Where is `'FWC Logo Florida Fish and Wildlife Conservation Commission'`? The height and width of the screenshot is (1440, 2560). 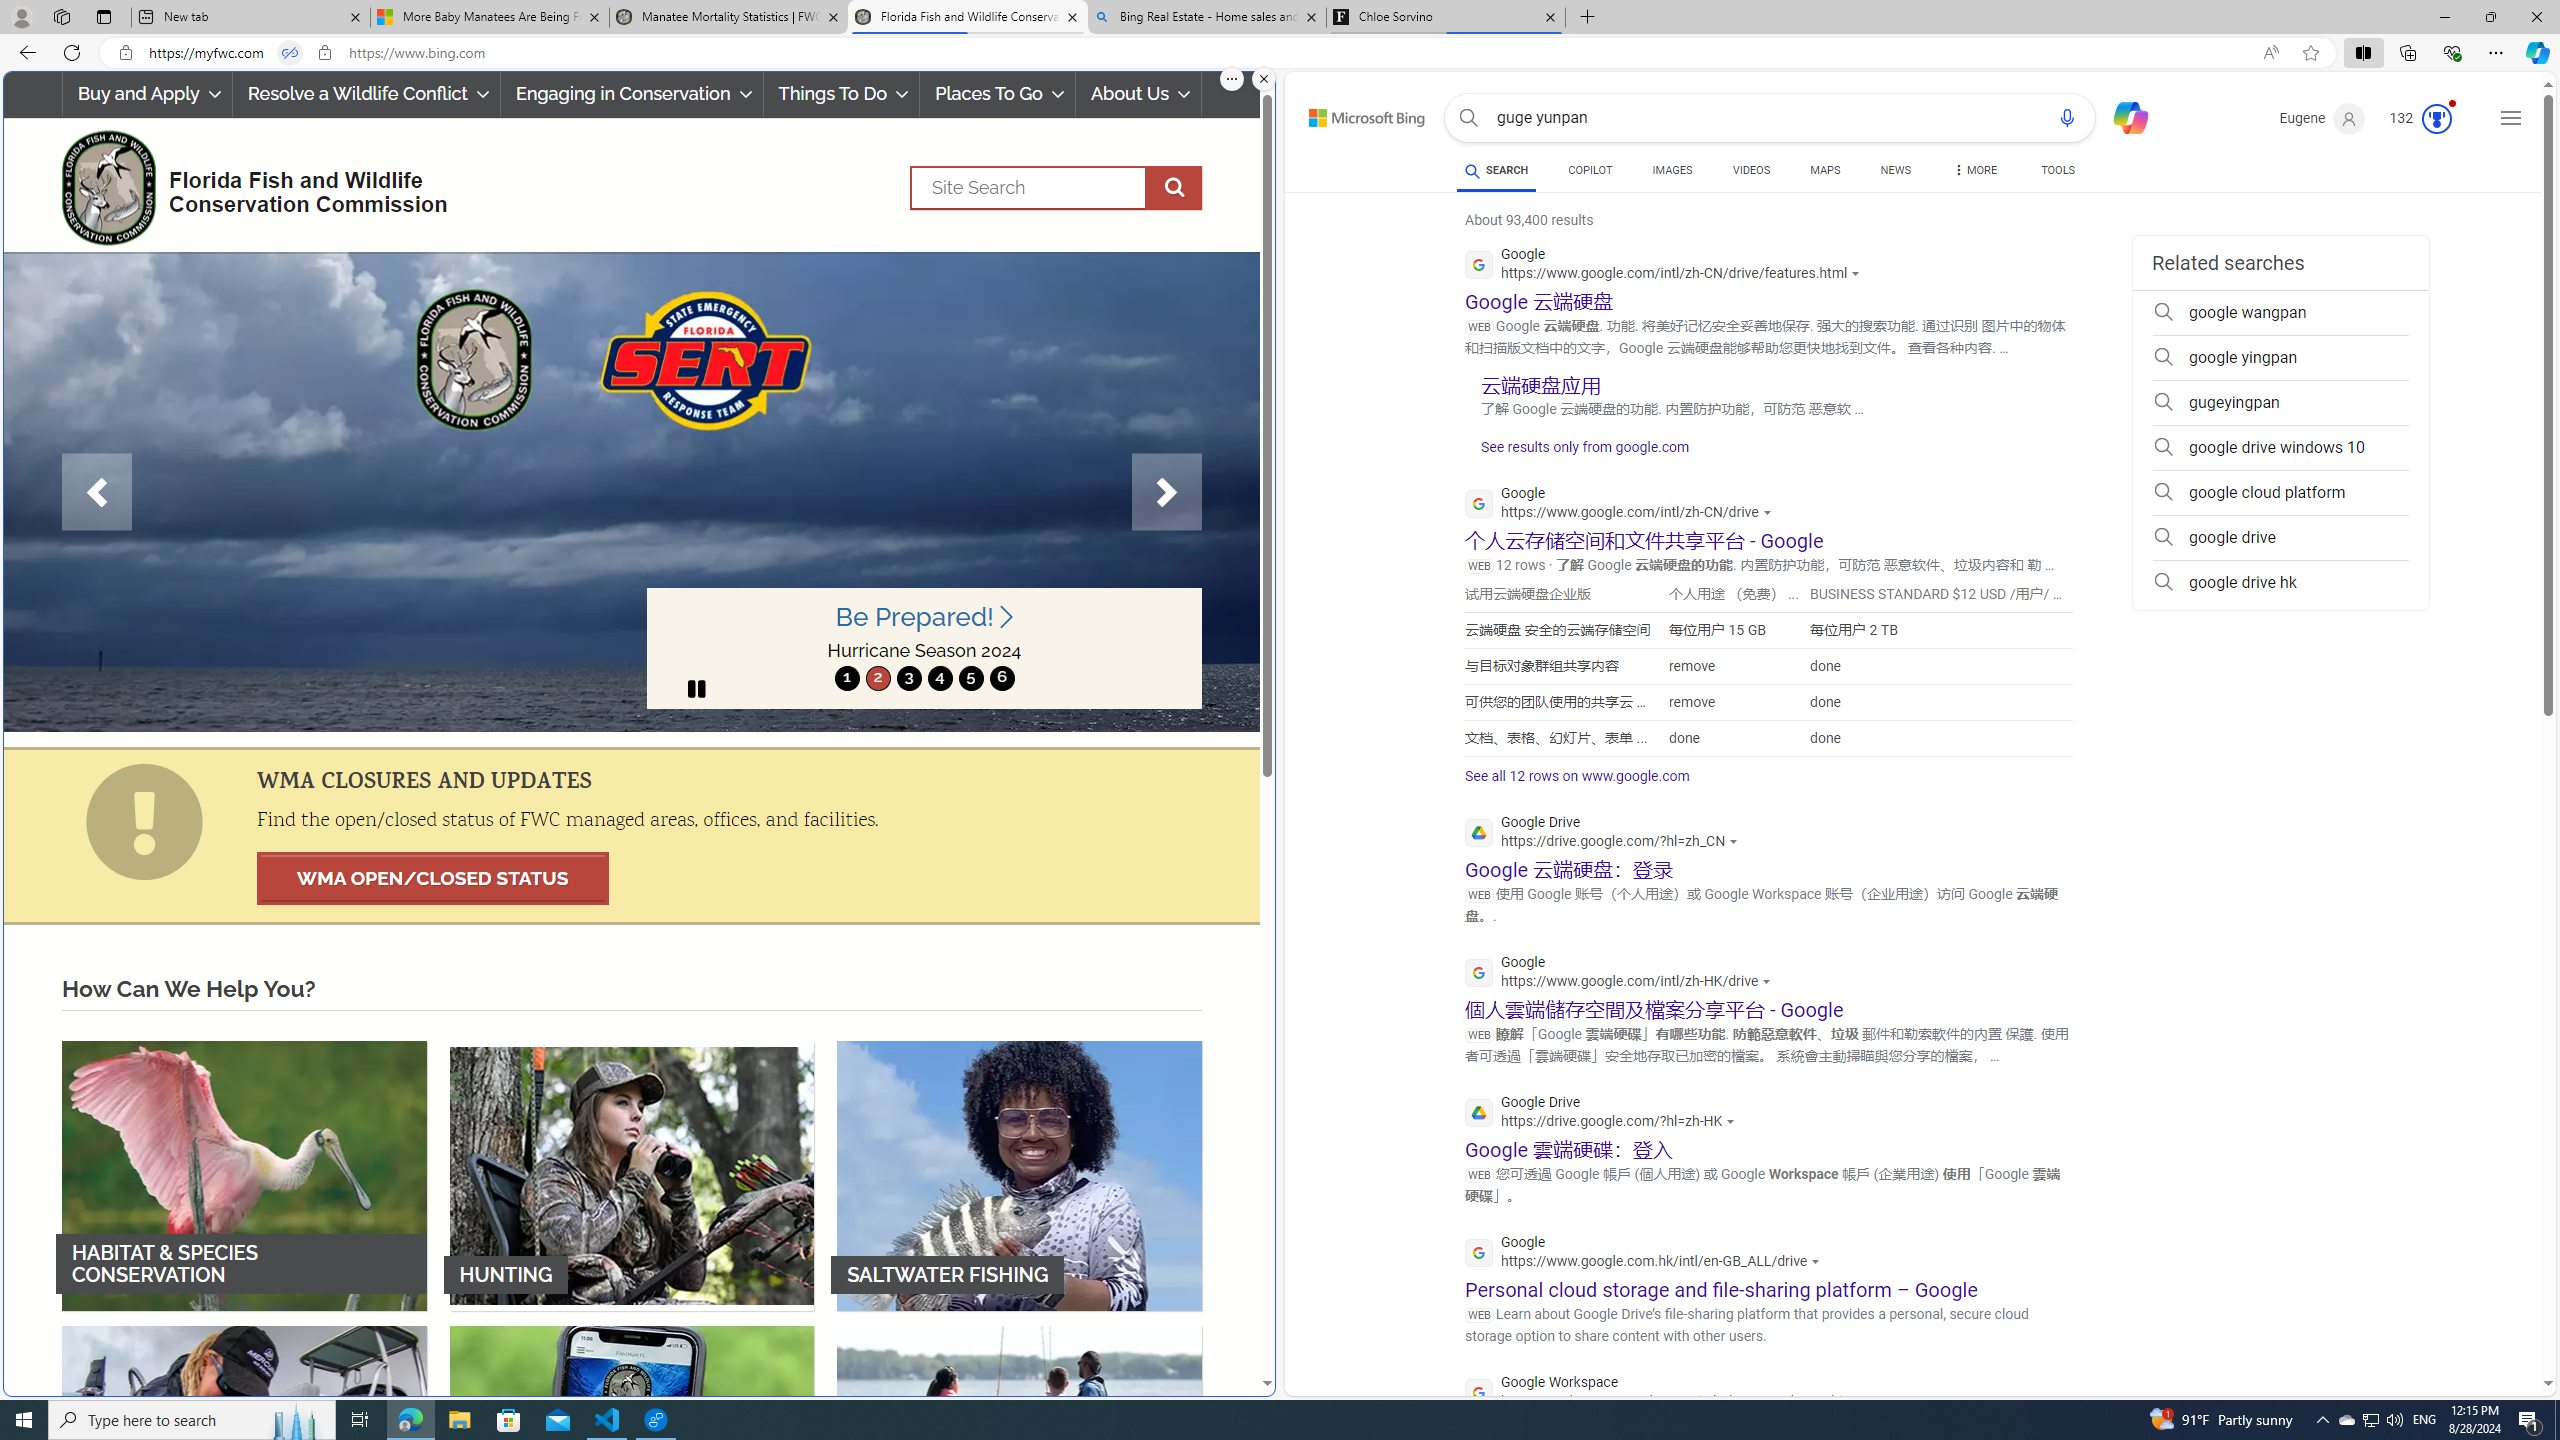
'FWC Logo Florida Fish and Wildlife Conservation Commission' is located at coordinates (244, 184).